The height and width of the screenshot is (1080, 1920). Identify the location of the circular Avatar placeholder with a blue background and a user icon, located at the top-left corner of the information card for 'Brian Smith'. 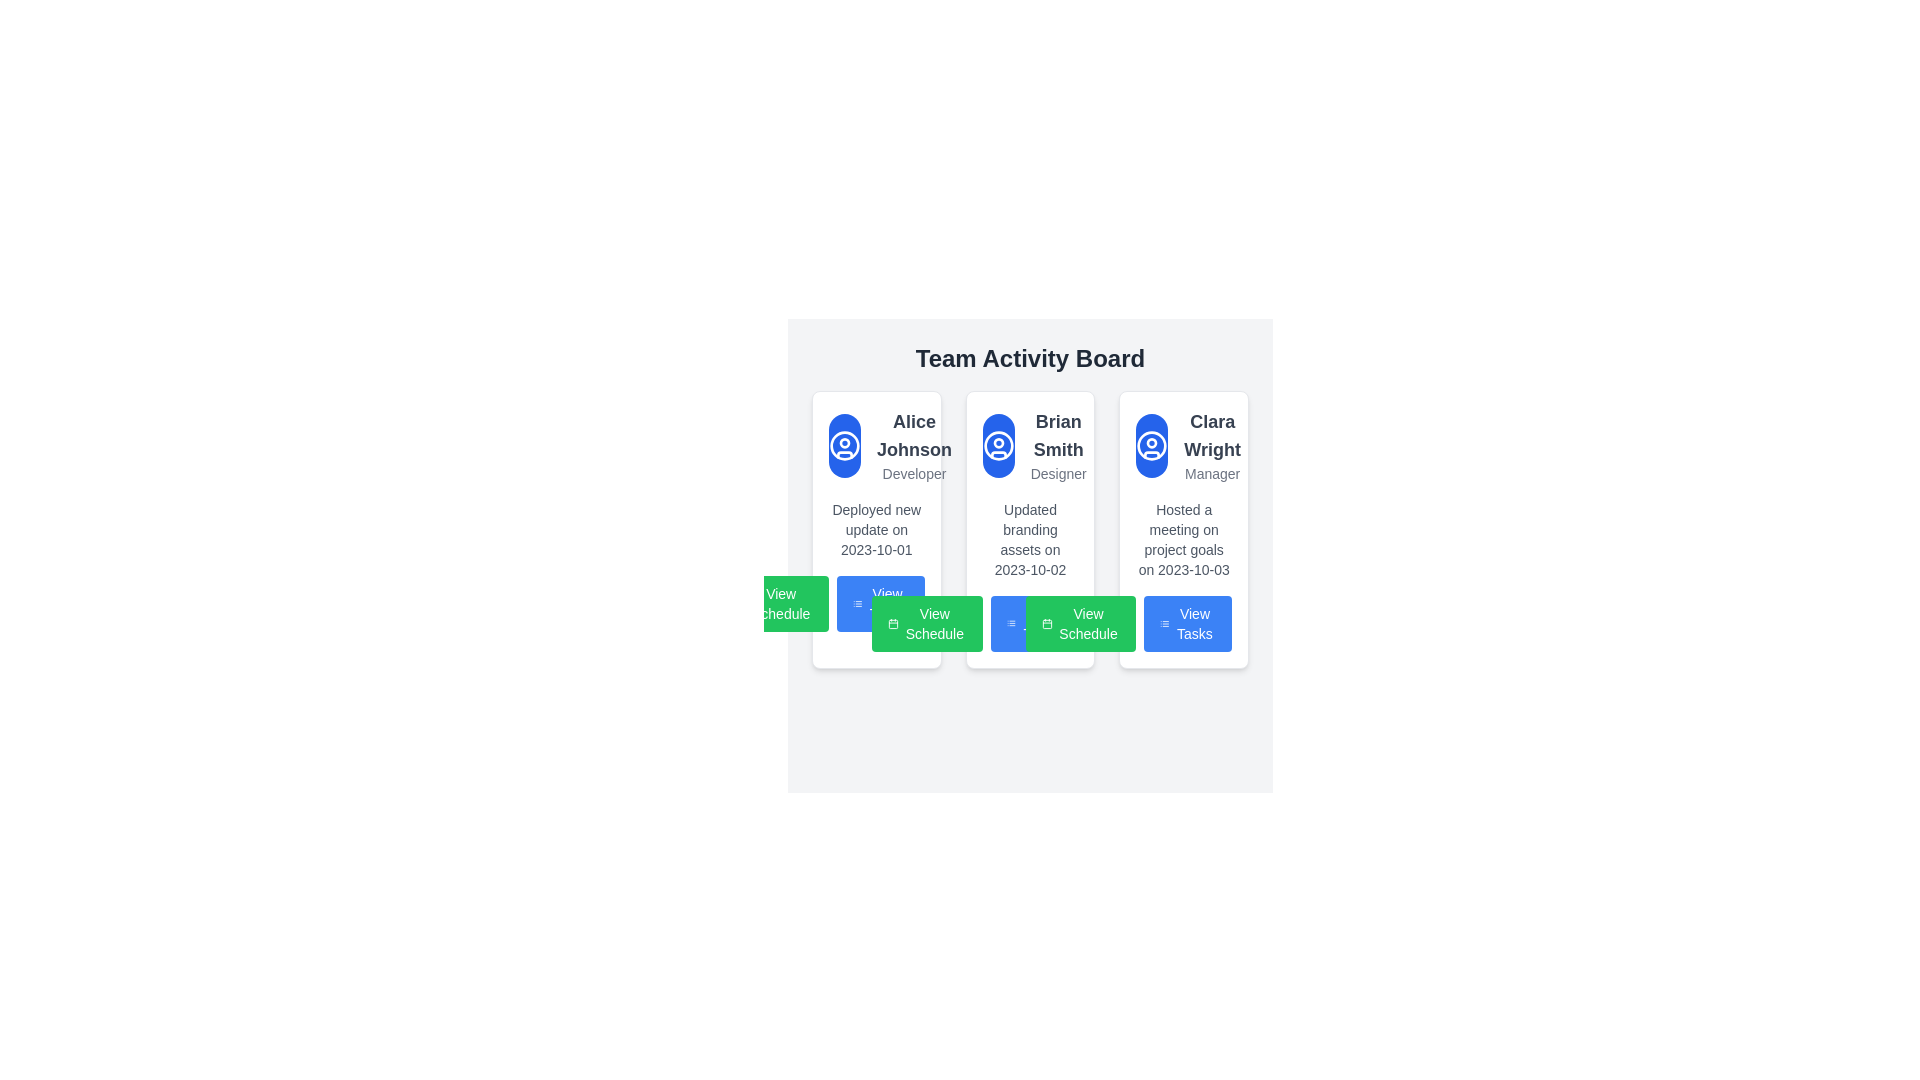
(998, 445).